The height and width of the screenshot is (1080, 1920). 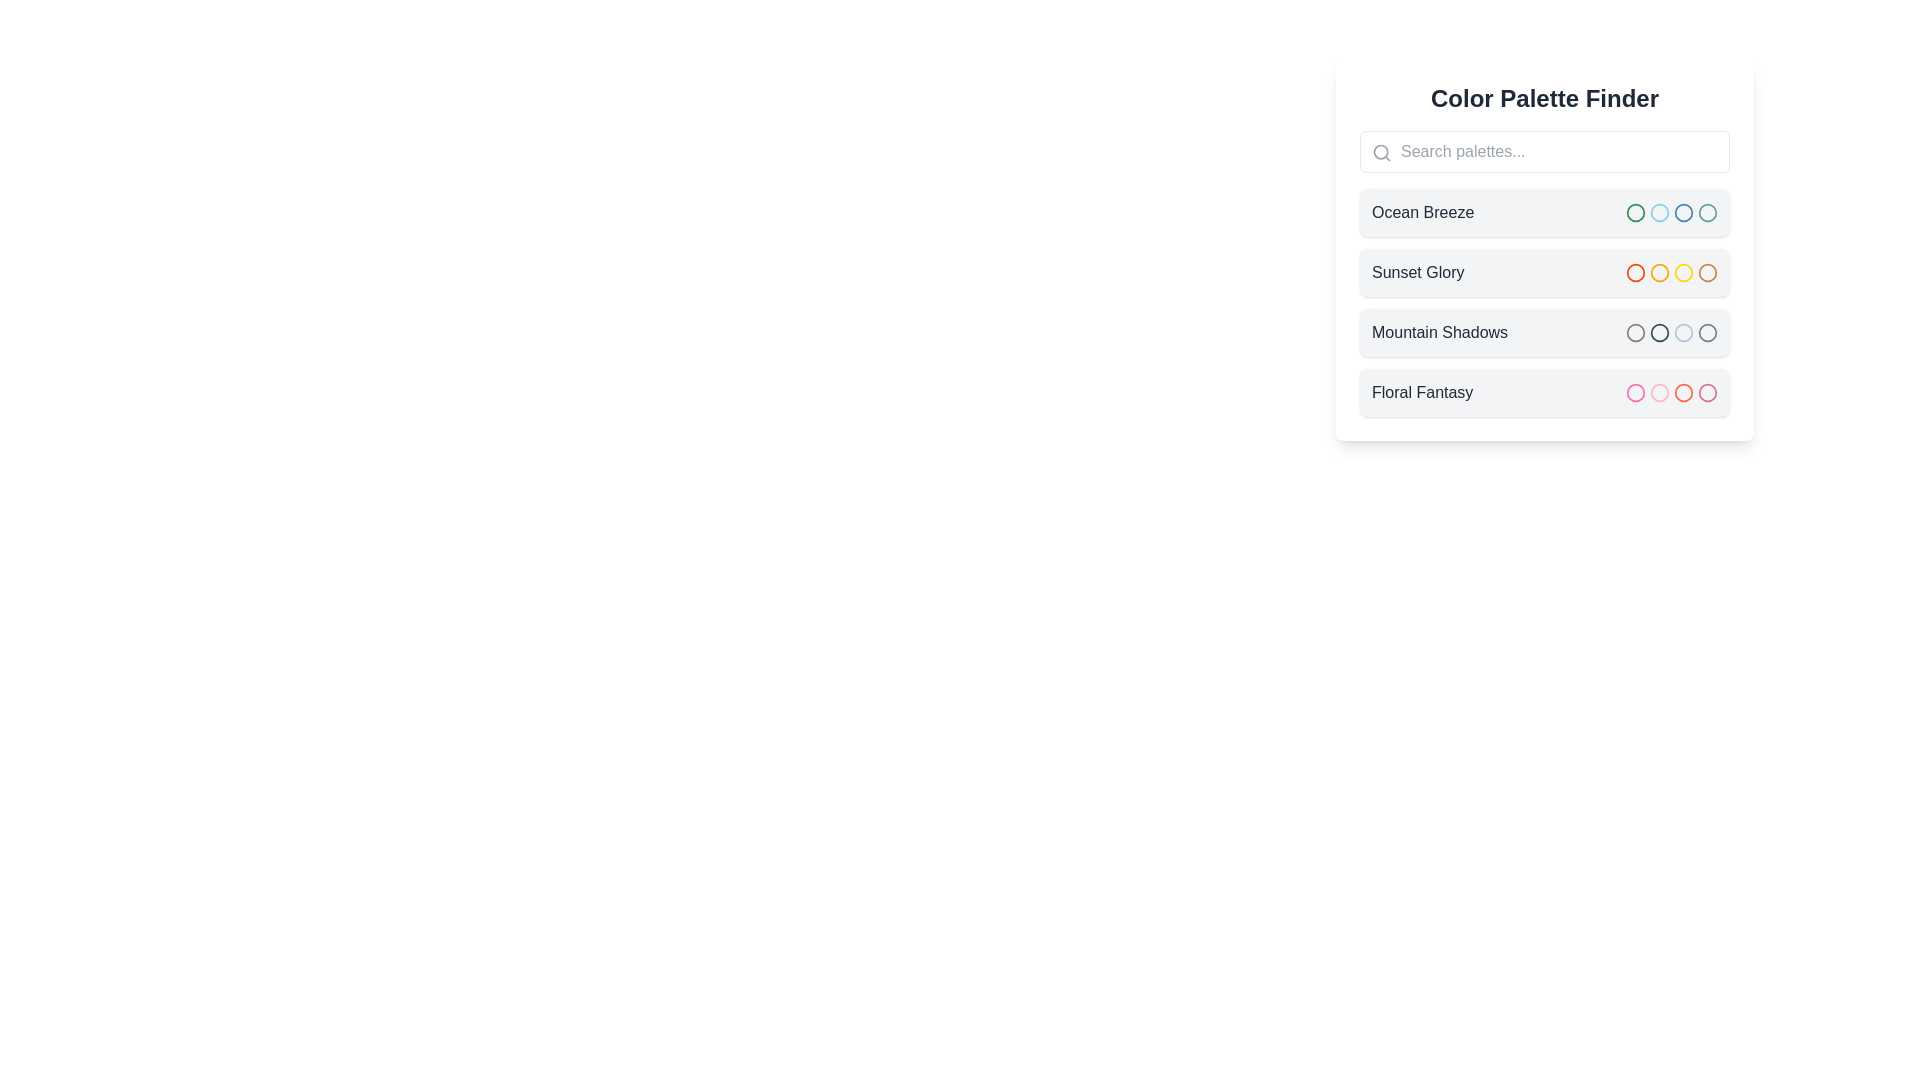 What do you see at coordinates (1660, 393) in the screenshot?
I see `the second circle in the 'Floral Fantasy' row of the color palette list` at bounding box center [1660, 393].